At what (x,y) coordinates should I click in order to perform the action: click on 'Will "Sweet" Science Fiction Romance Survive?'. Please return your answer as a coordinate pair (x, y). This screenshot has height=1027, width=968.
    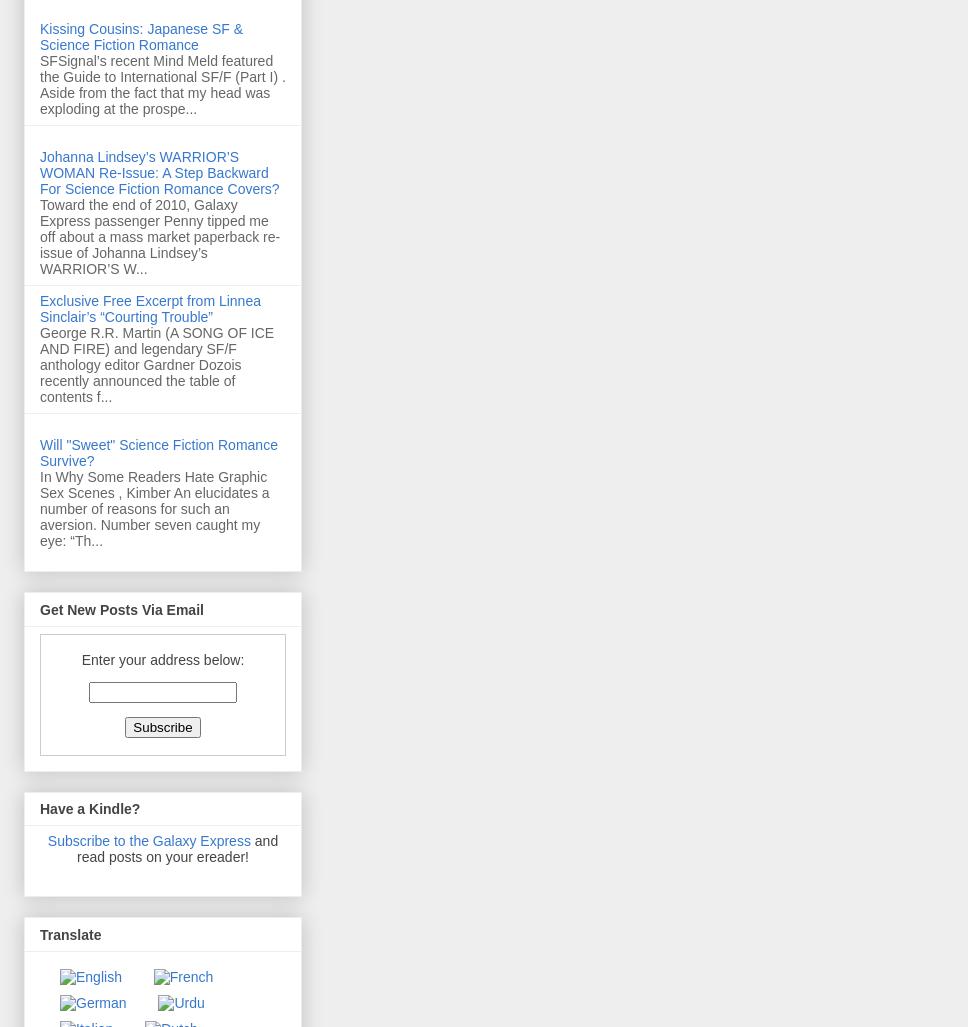
    Looking at the image, I should click on (157, 452).